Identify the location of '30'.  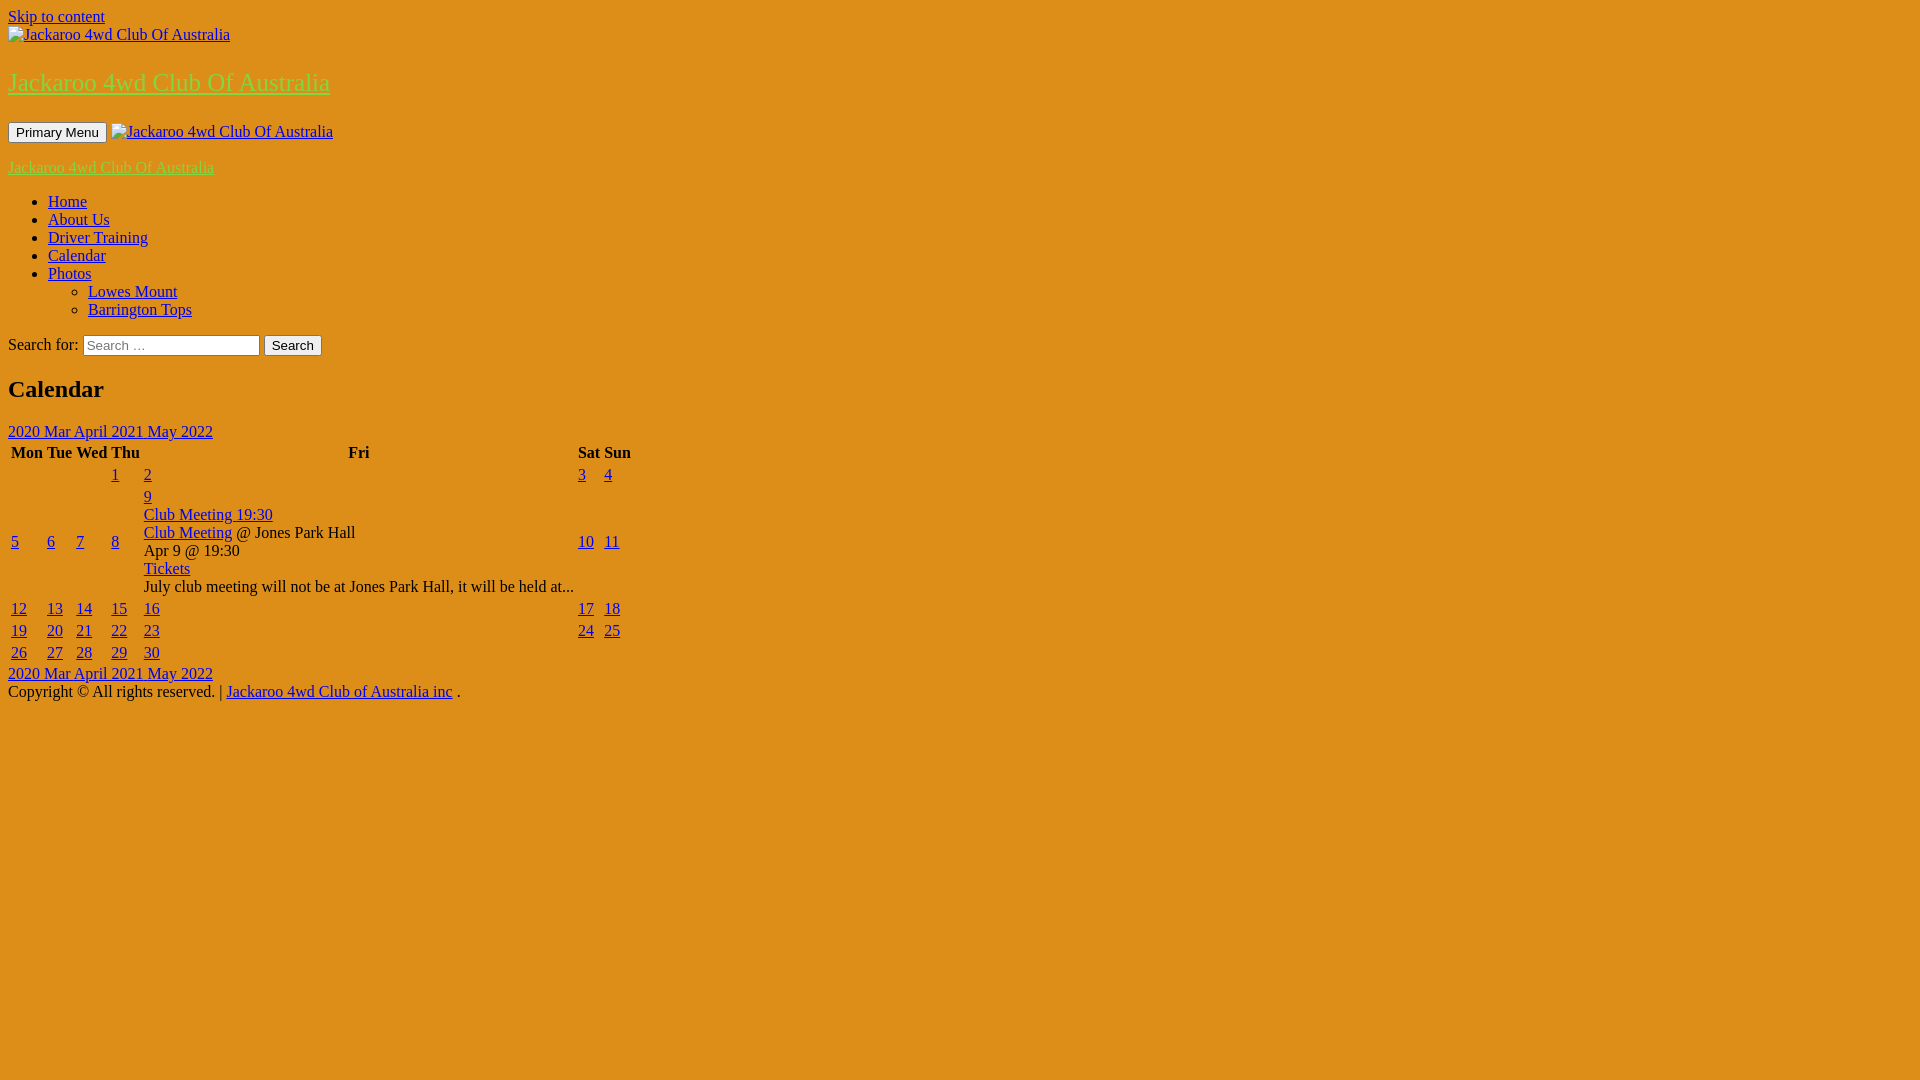
(151, 652).